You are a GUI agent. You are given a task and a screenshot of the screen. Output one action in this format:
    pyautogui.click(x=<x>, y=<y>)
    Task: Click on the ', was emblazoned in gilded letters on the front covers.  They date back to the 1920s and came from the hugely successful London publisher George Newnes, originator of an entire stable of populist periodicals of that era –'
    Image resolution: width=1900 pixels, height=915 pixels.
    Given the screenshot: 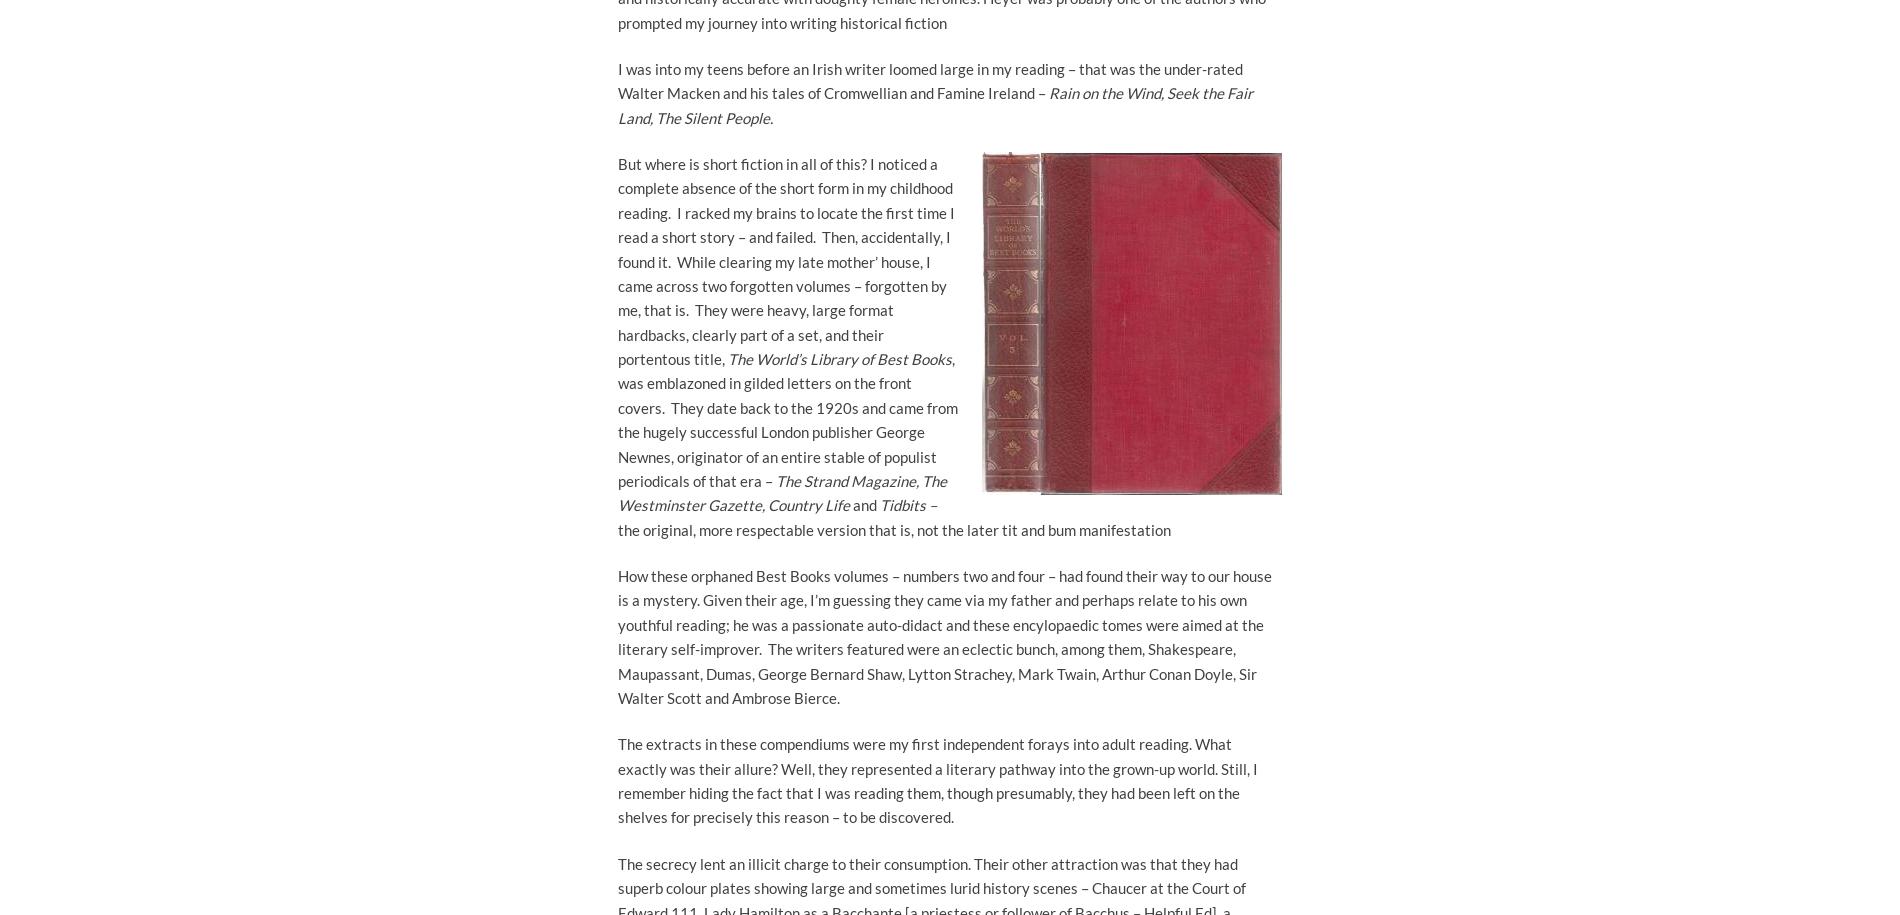 What is the action you would take?
    pyautogui.click(x=786, y=419)
    